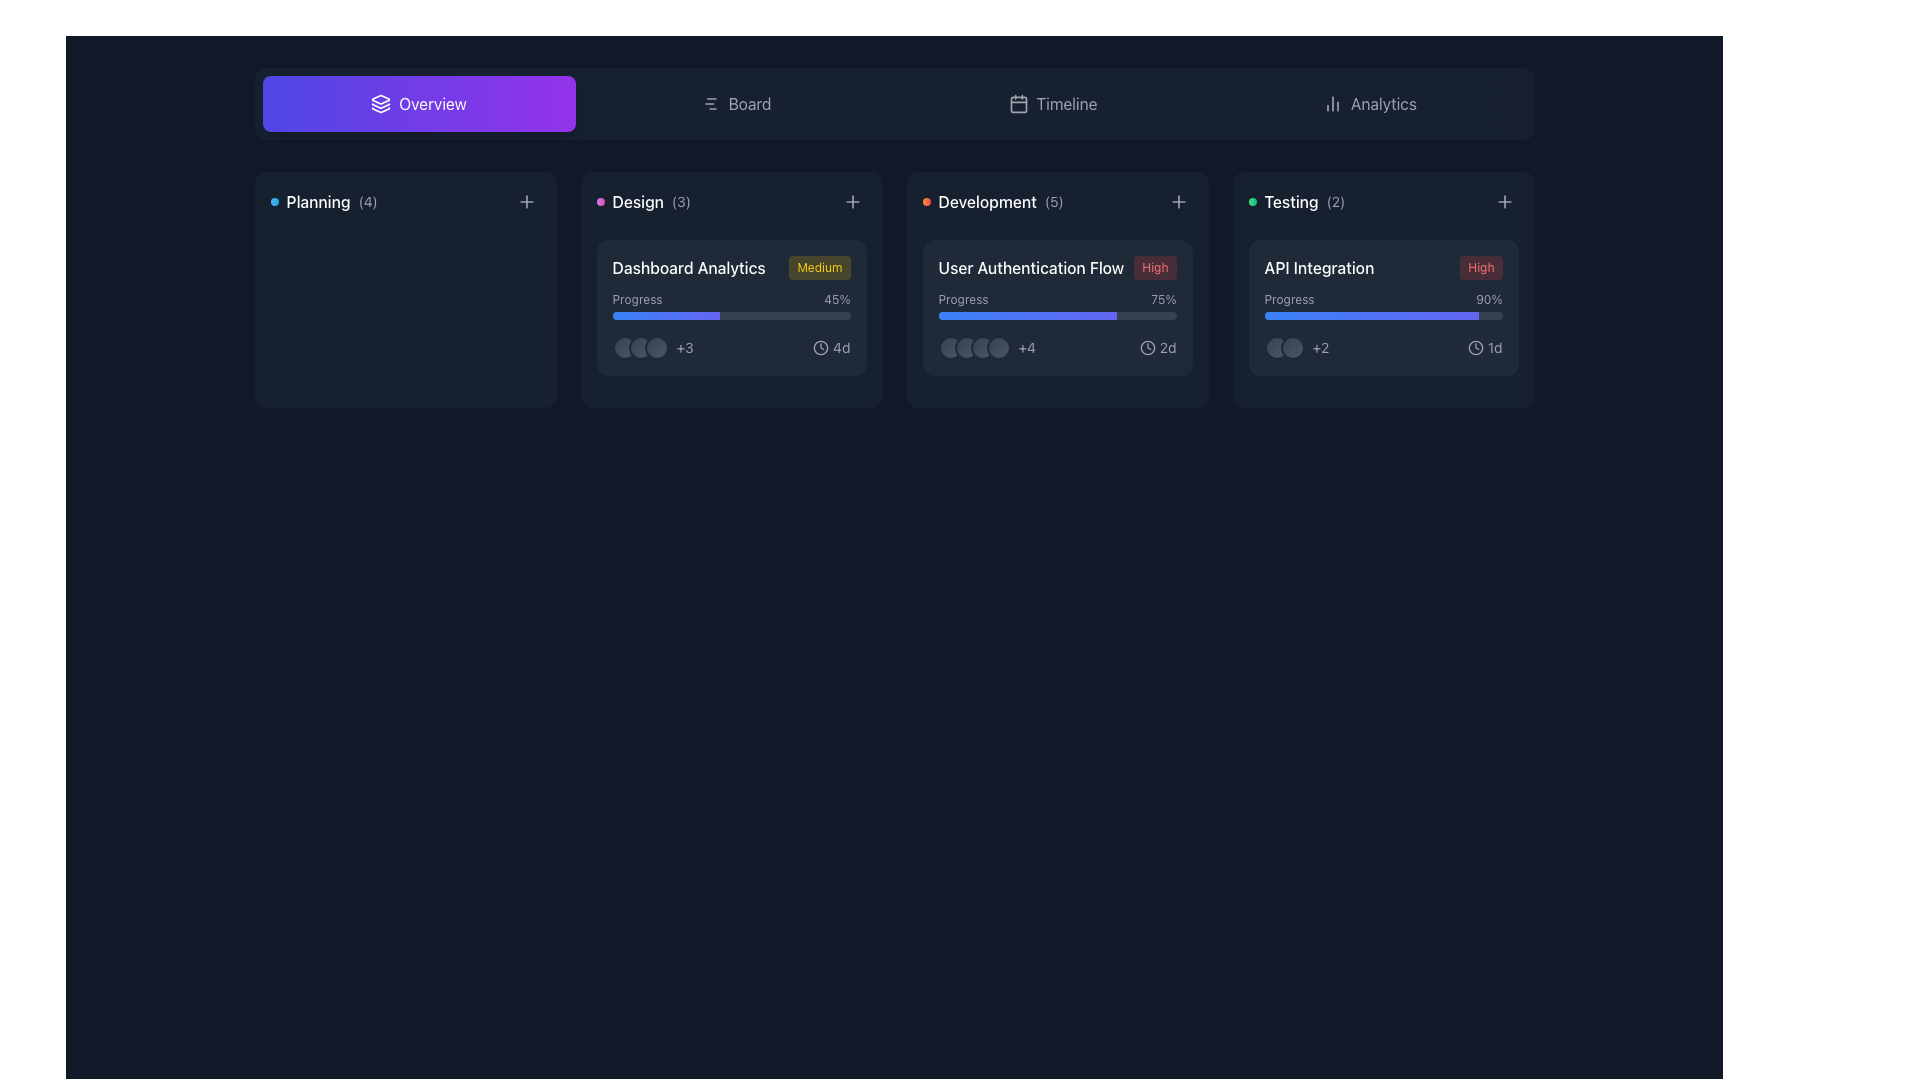  What do you see at coordinates (730, 346) in the screenshot?
I see `icons of the Status indicator located at the bottom of the 'Dashboard Analytics' card under the 'Design' category to gather additional information about user-related activity updates` at bounding box center [730, 346].